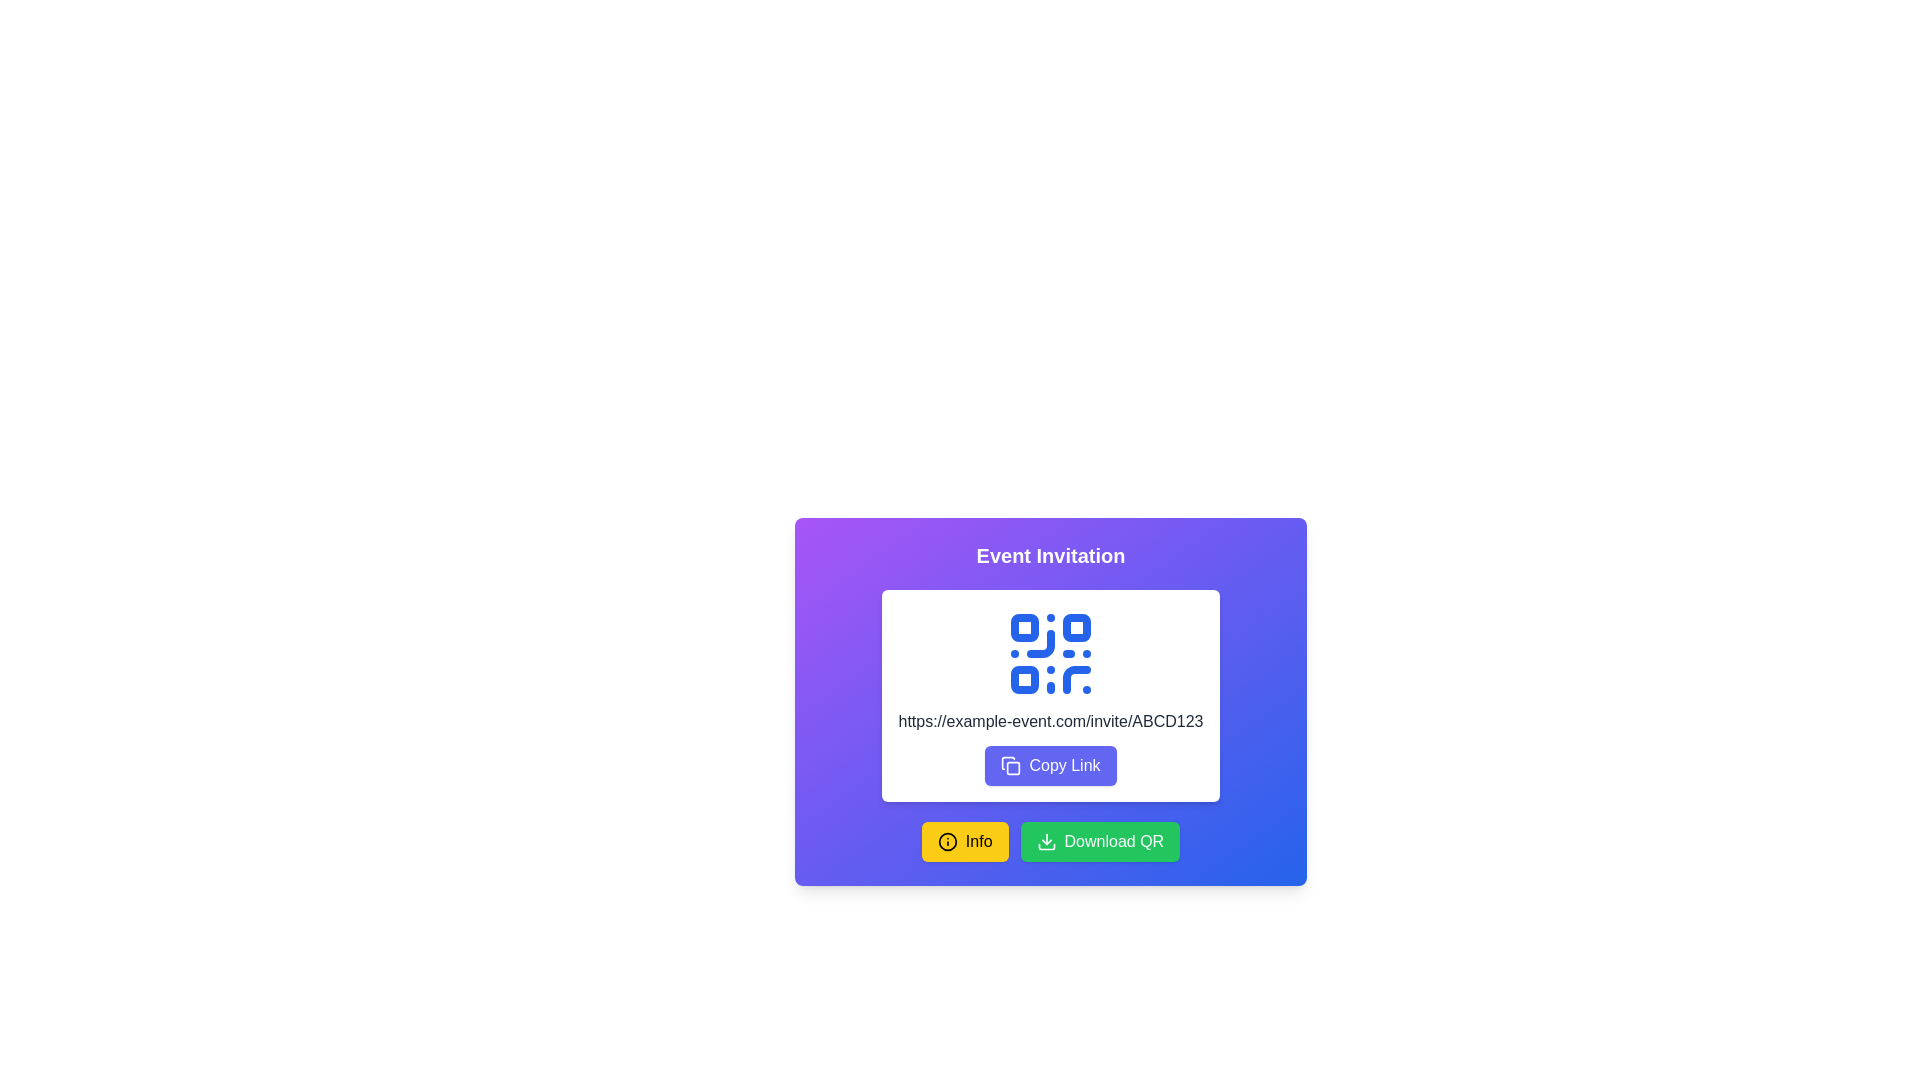 This screenshot has height=1080, width=1920. Describe the element at coordinates (1011, 765) in the screenshot. I see `the minimalist copy icon located within the 'Copy Link' button, which has a blue background and white text, to initiate the copy action` at that location.